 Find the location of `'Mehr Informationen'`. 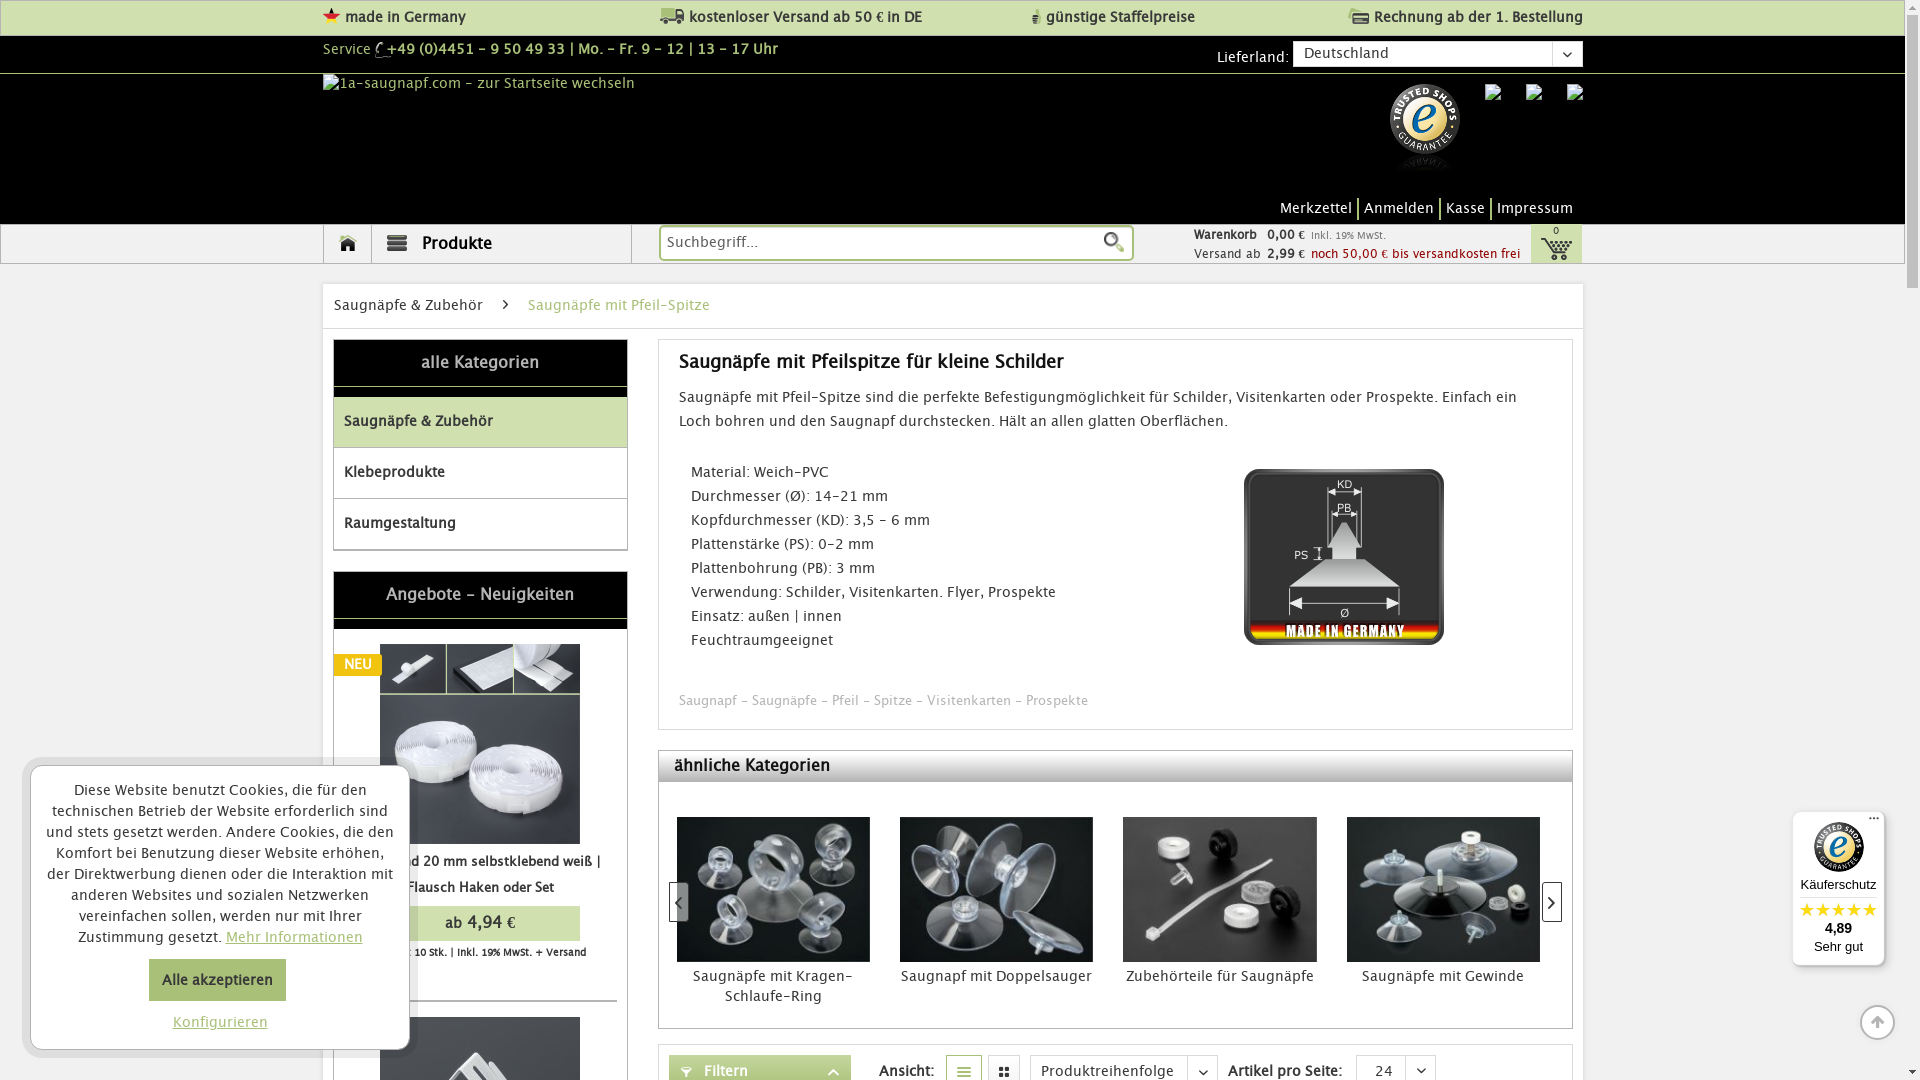

'Mehr Informationen' is located at coordinates (225, 937).